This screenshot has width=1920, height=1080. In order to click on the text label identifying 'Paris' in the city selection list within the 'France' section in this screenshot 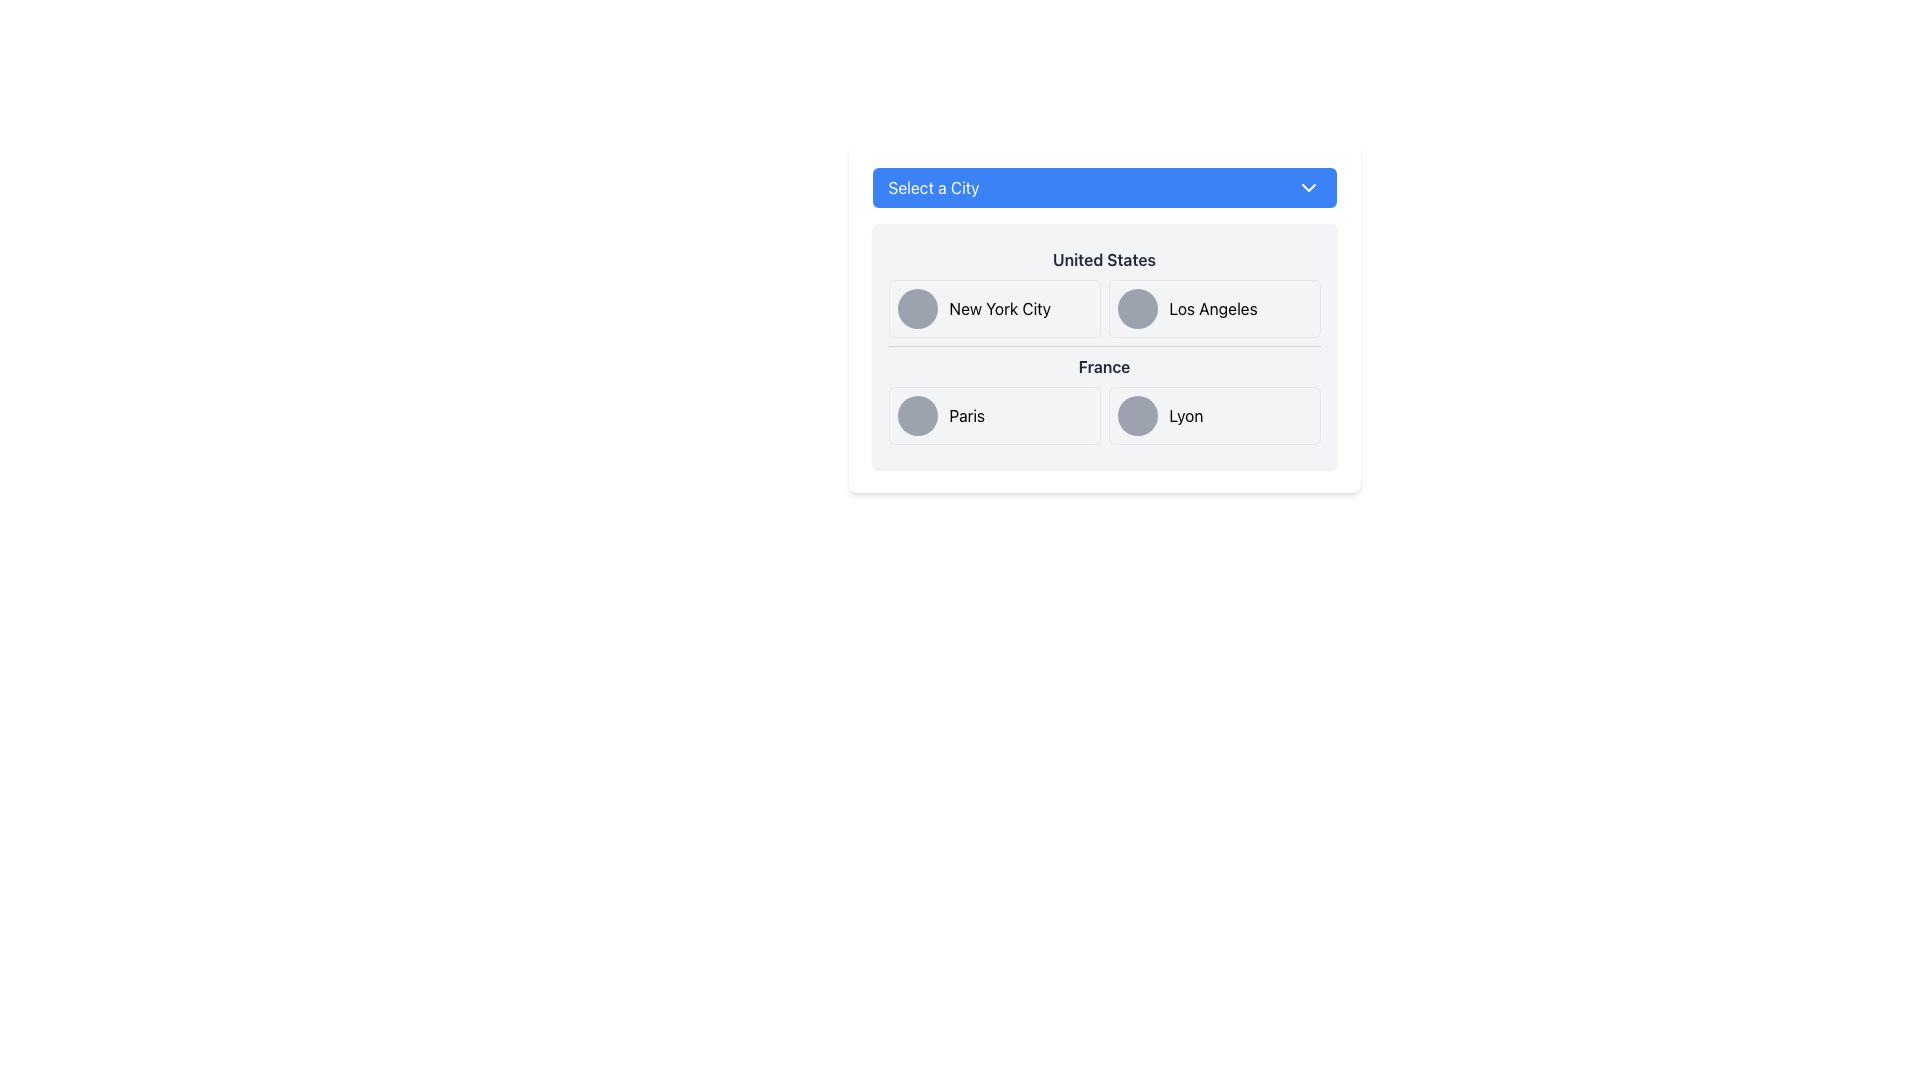, I will do `click(966, 415)`.